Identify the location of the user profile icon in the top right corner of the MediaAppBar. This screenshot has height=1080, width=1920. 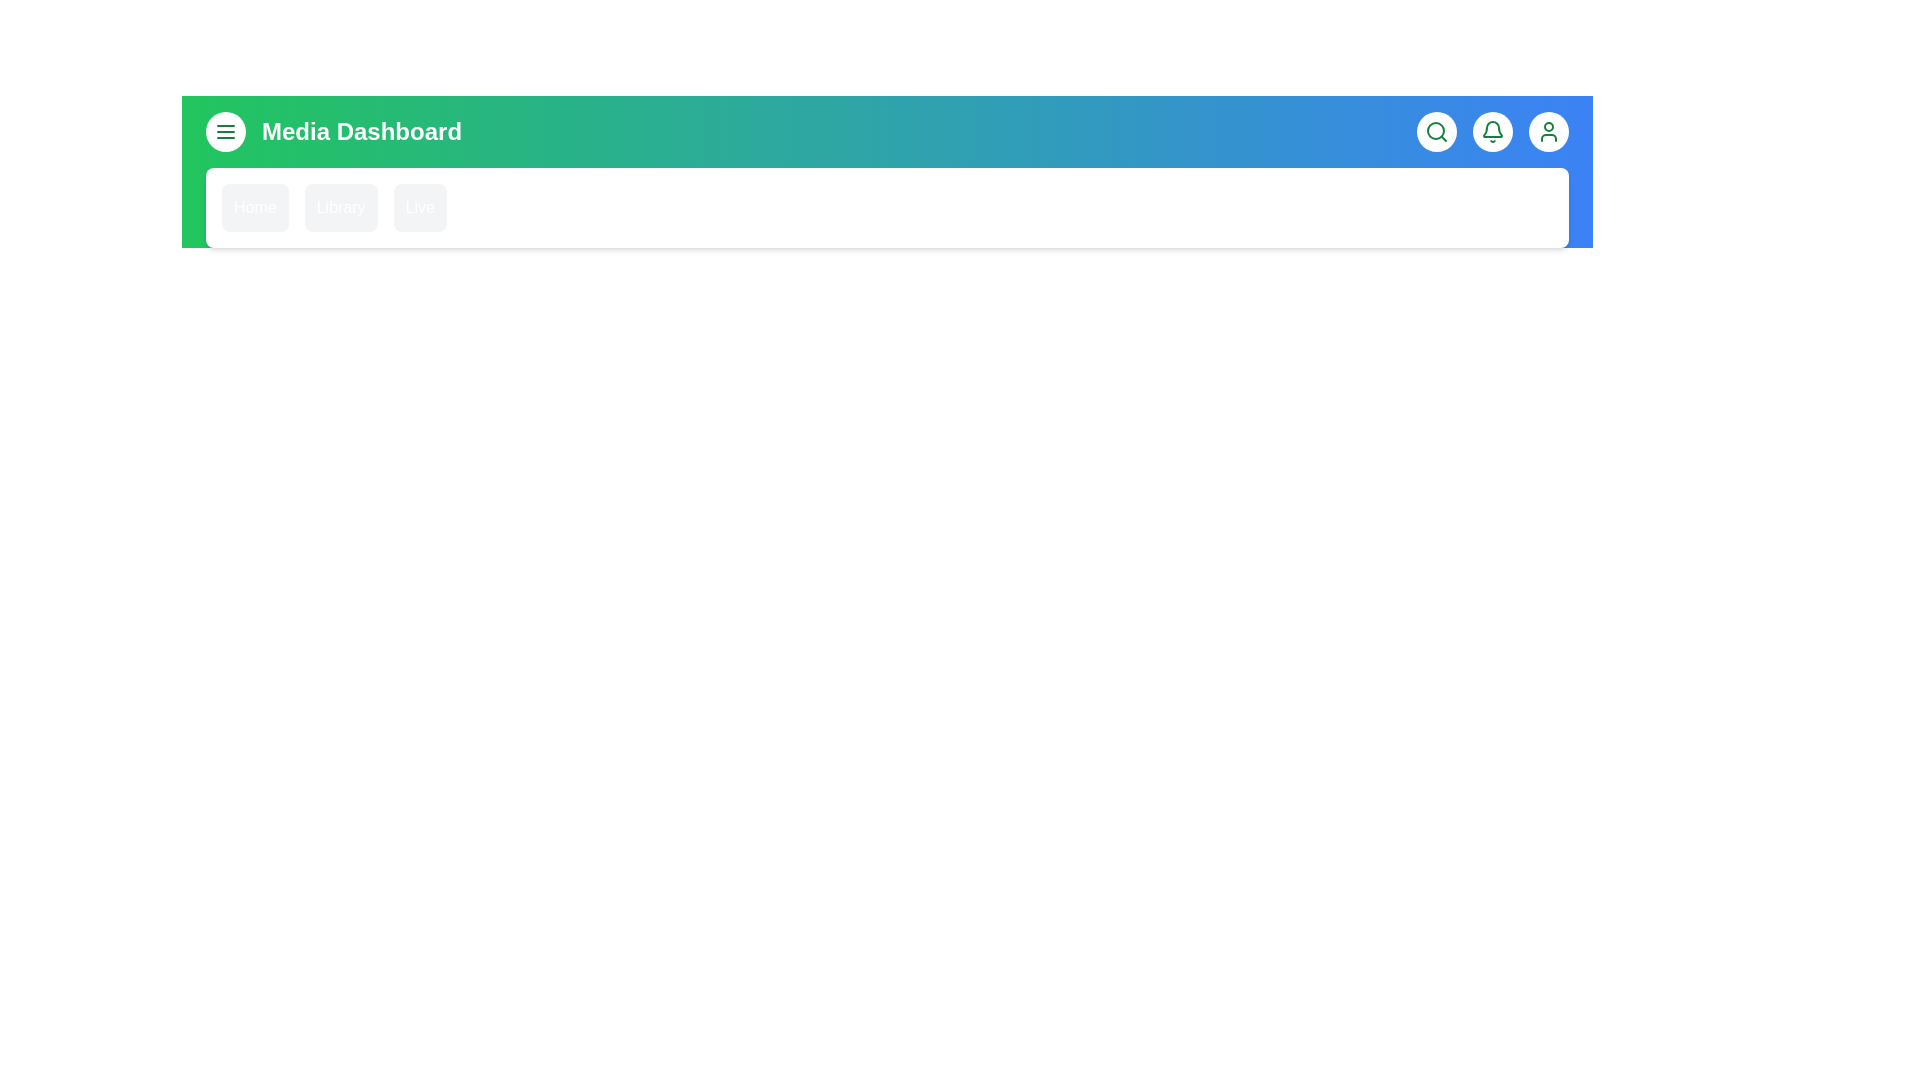
(1548, 131).